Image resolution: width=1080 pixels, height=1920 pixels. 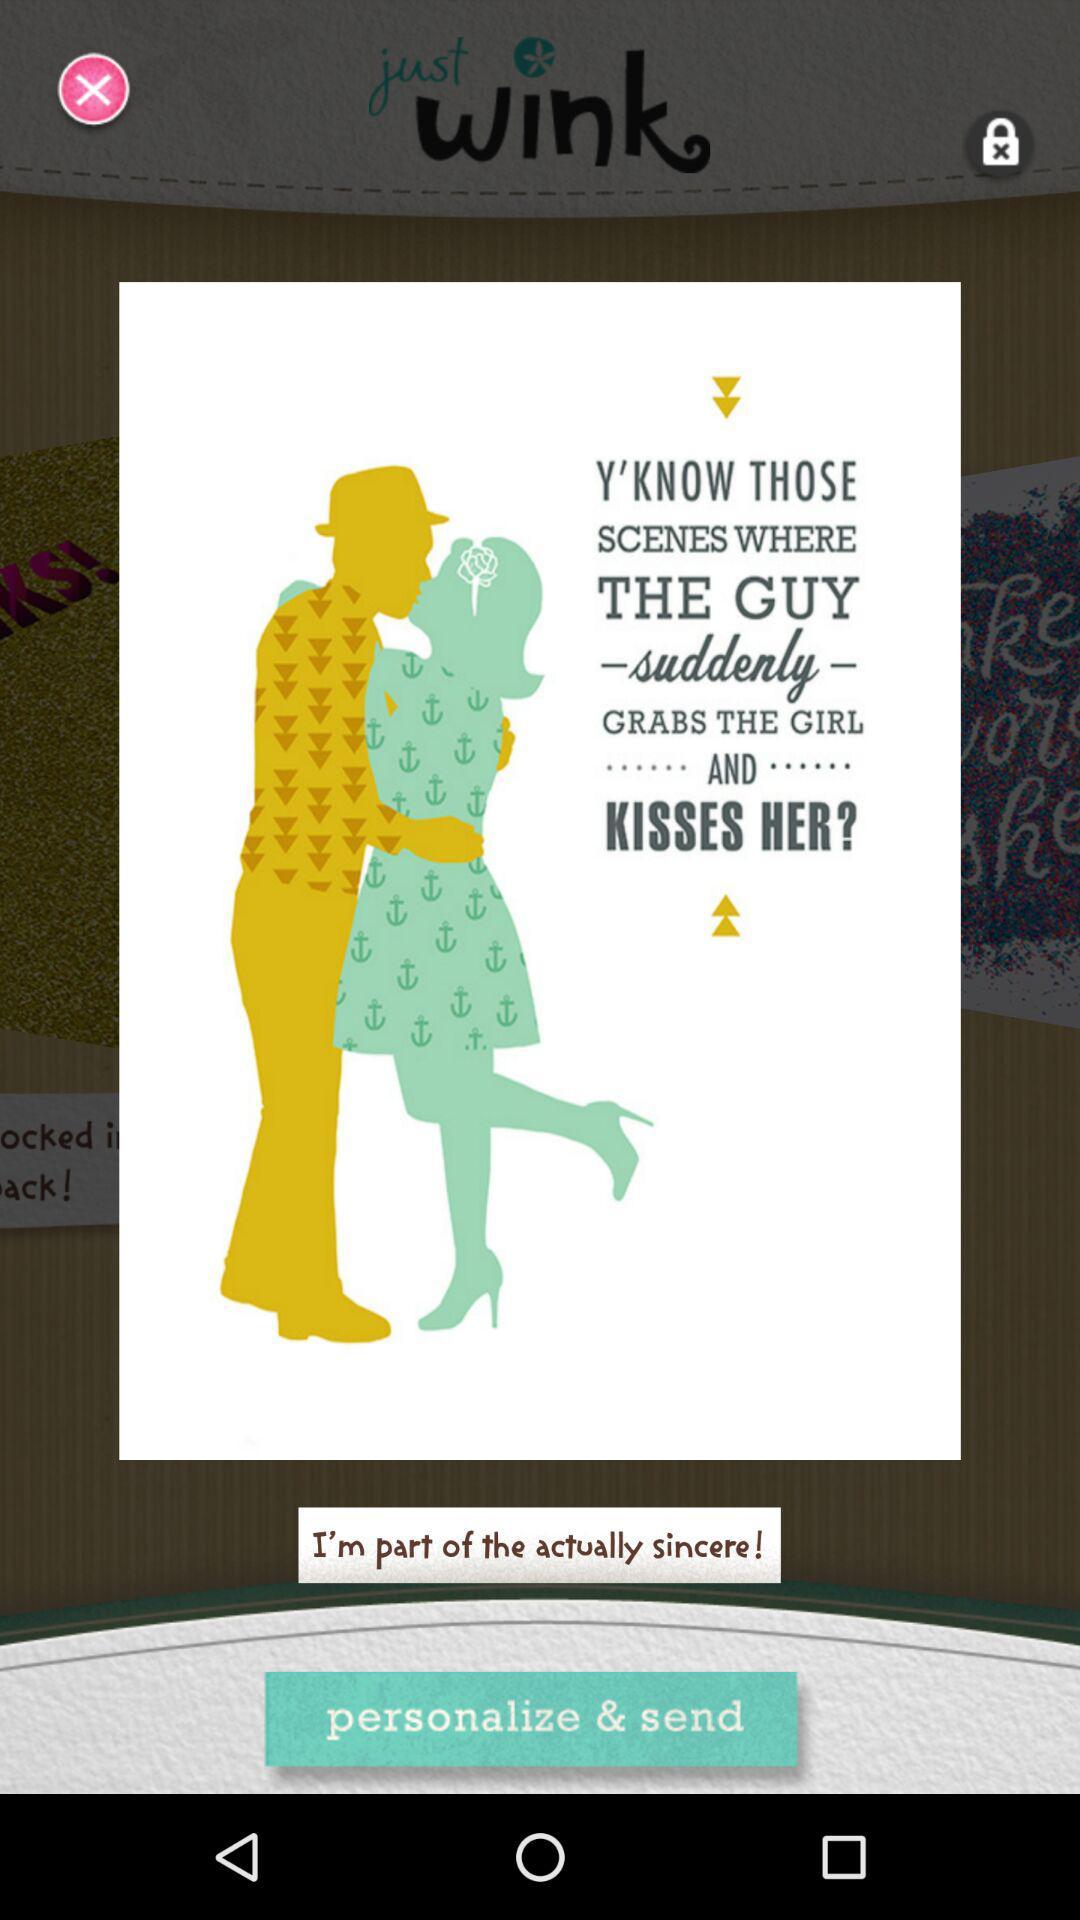 What do you see at coordinates (1000, 143) in the screenshot?
I see `the lock icon` at bounding box center [1000, 143].